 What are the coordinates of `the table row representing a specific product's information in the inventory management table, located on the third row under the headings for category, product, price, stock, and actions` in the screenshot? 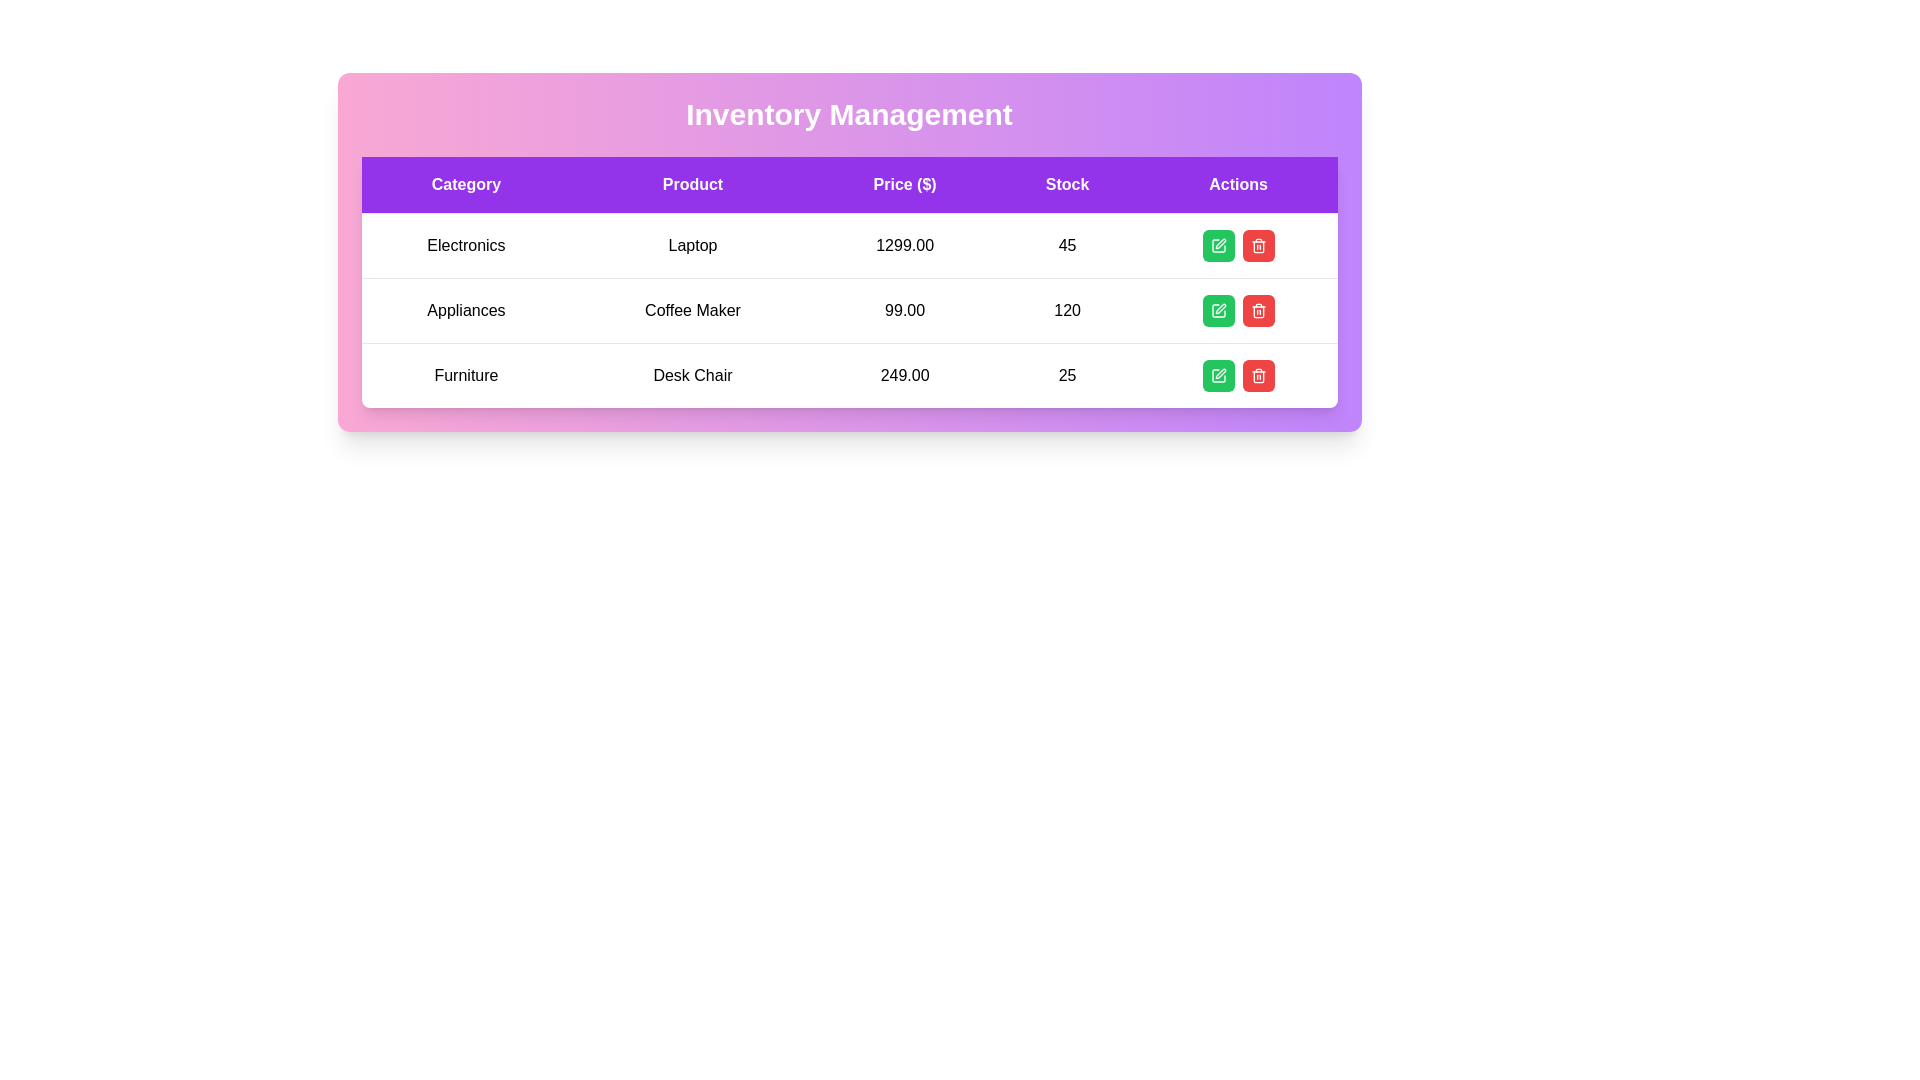 It's located at (849, 375).